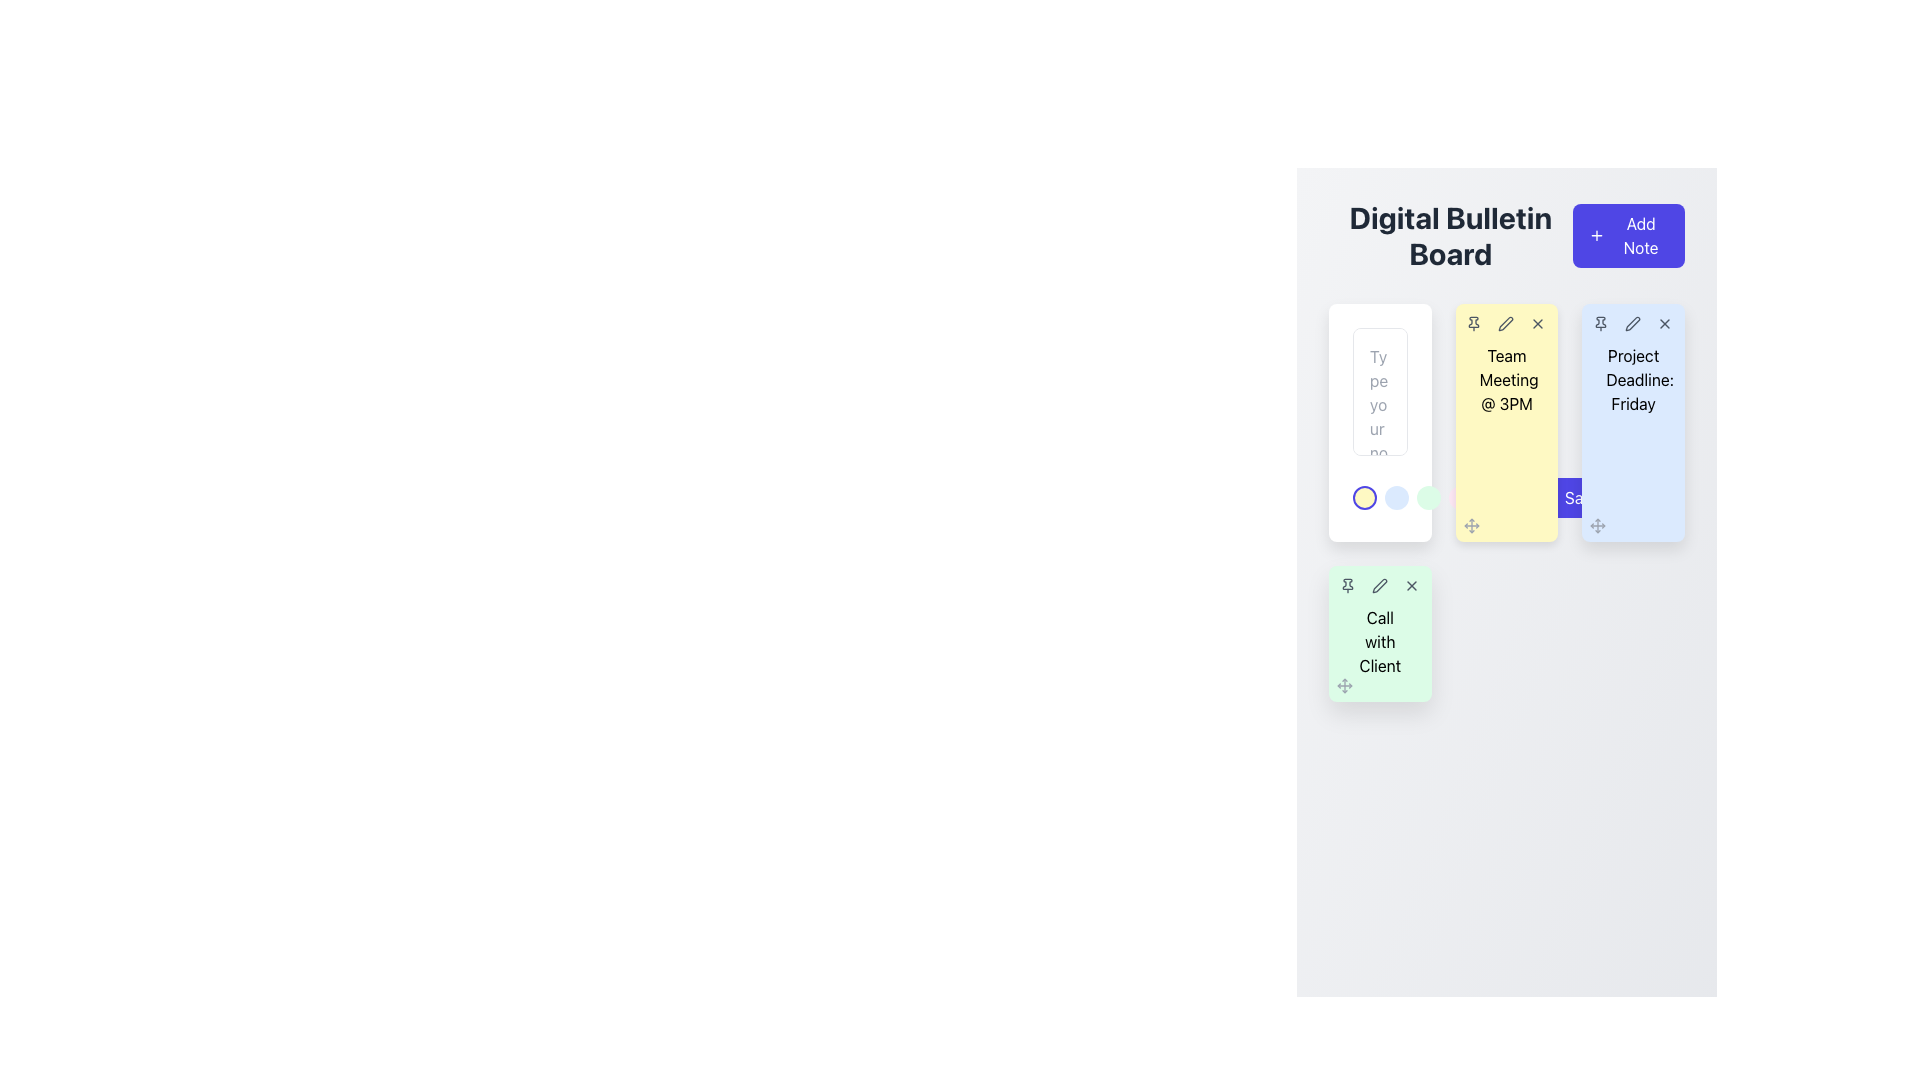 This screenshot has height=1080, width=1920. What do you see at coordinates (1628, 234) in the screenshot?
I see `the 'Add Note' button, which is a rectangular button with rounded corners, vibrant indigo background, white plus icon on the left, and the text 'Add Note' in white centered to the right of the icon` at bounding box center [1628, 234].